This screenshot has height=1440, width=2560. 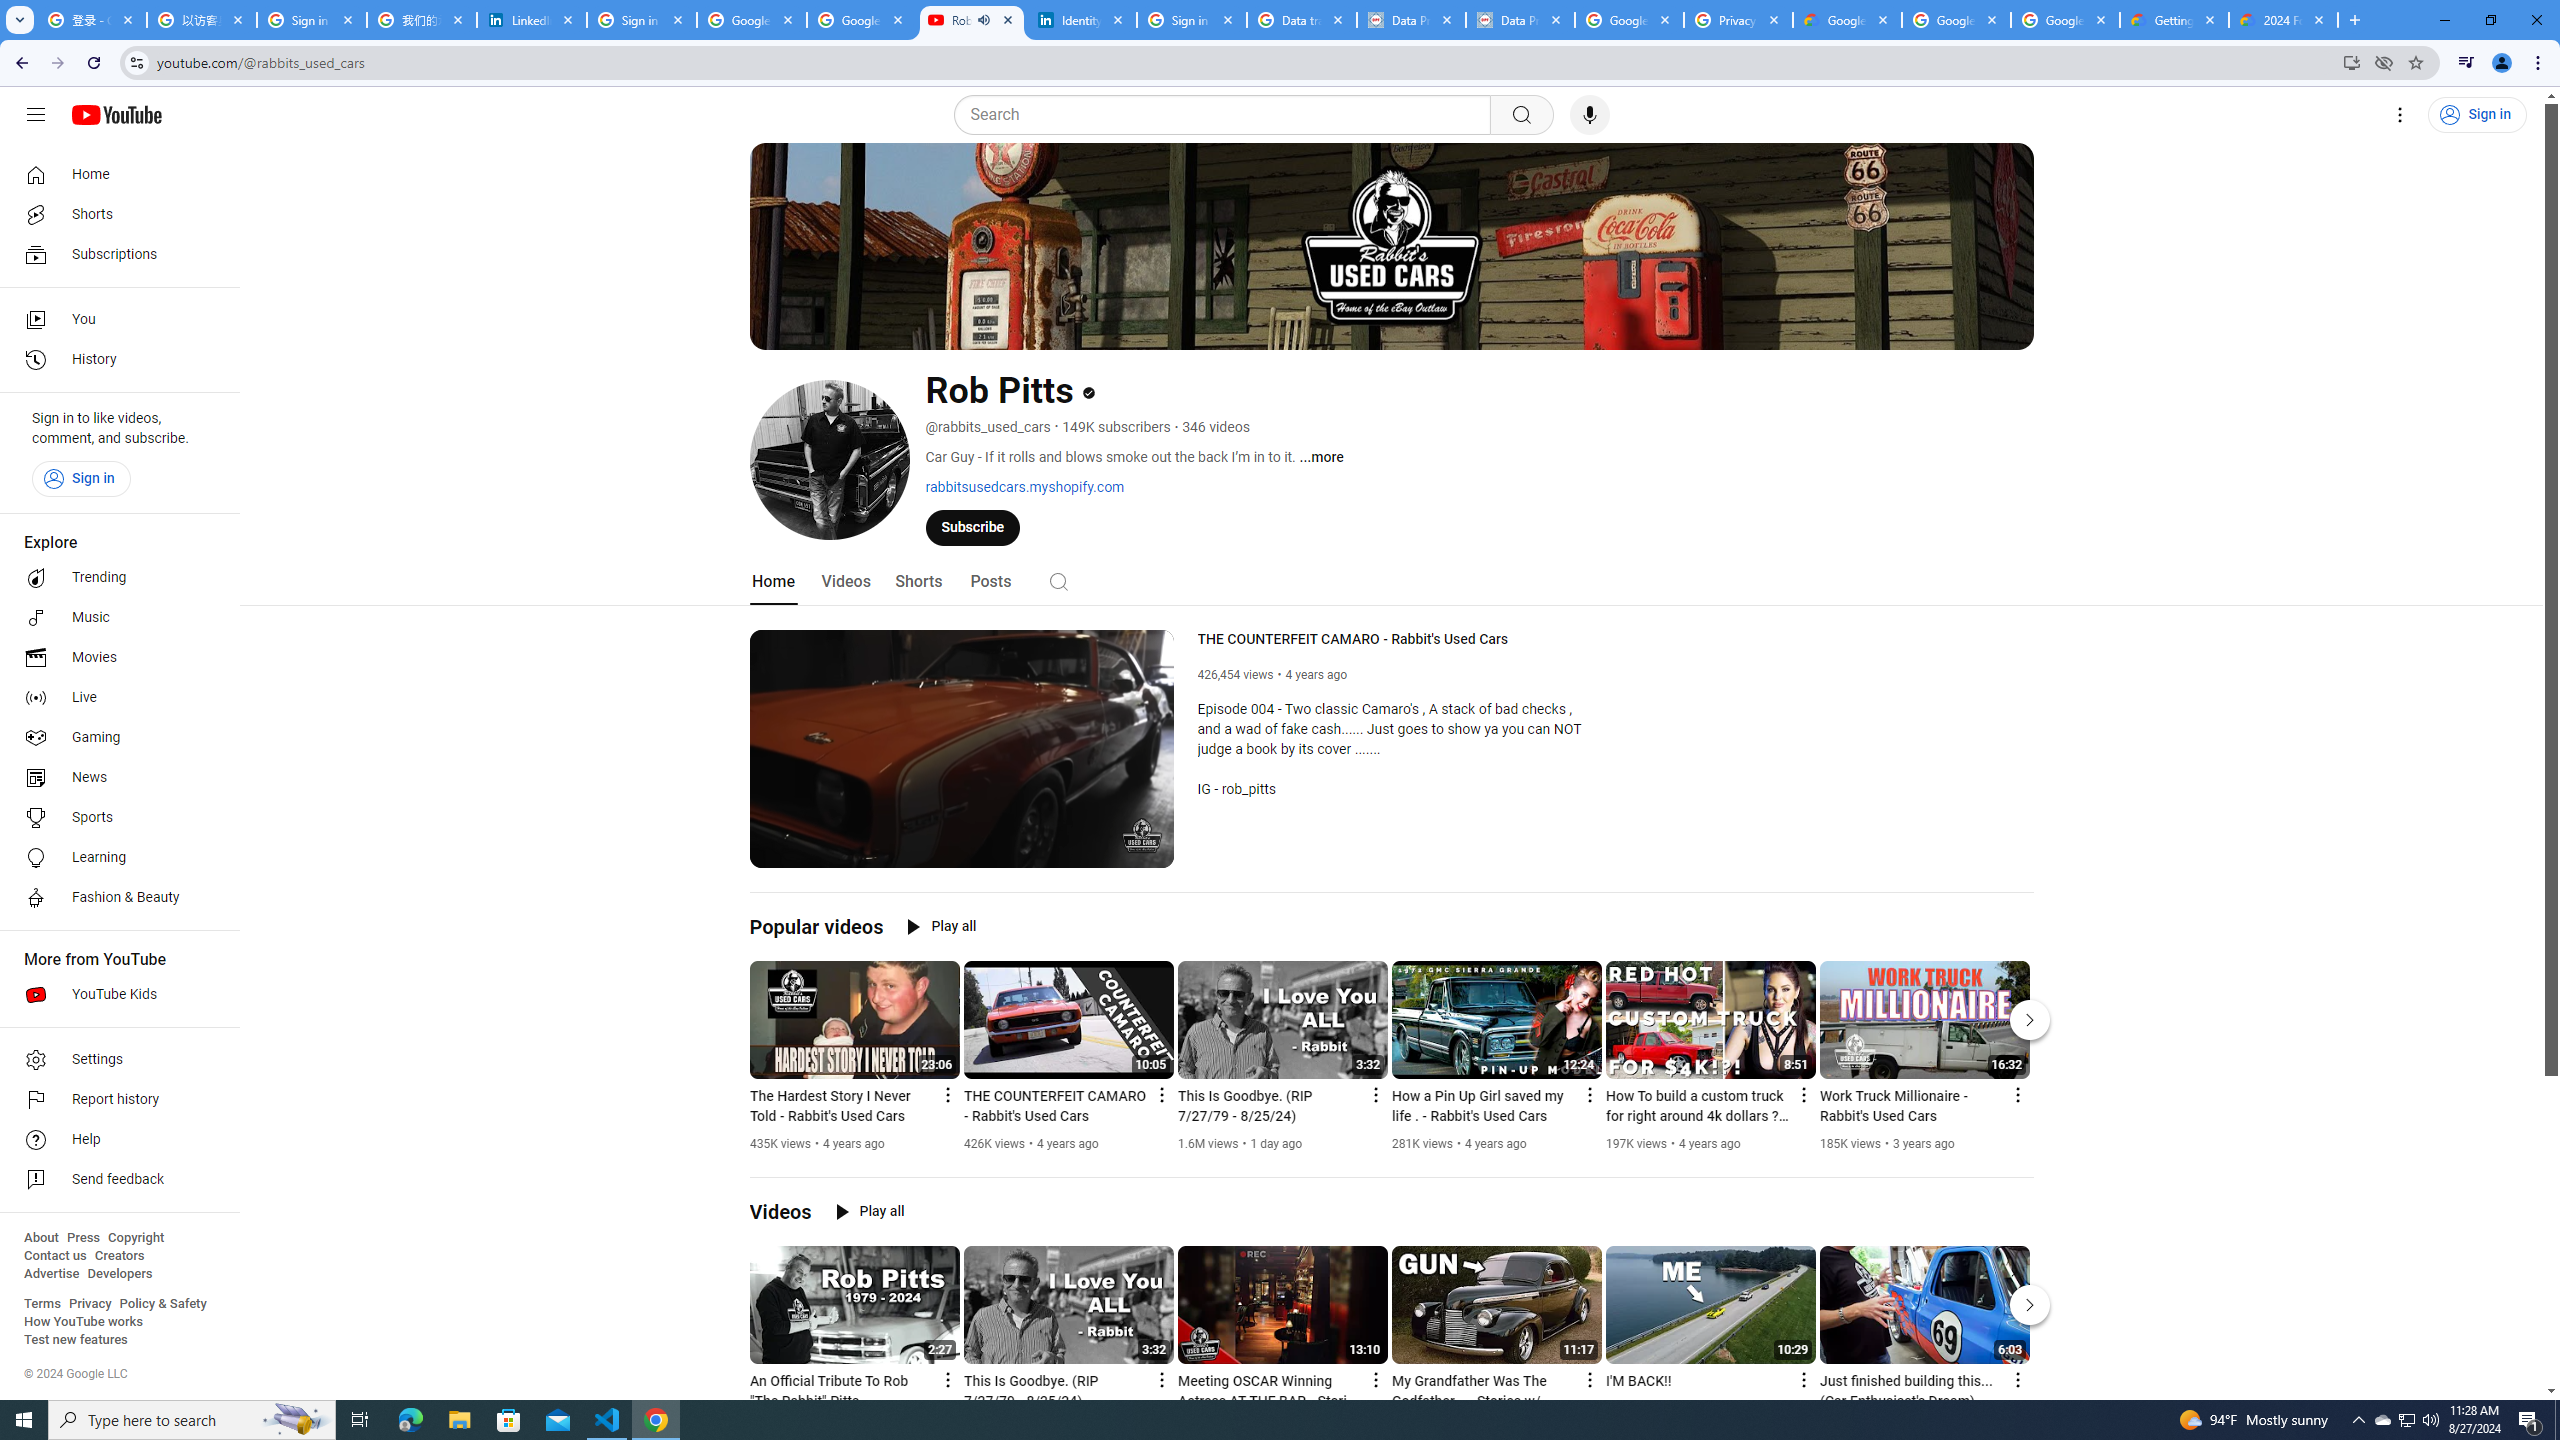 What do you see at coordinates (1141, 834) in the screenshot?
I see `'Channel watermark'` at bounding box center [1141, 834].